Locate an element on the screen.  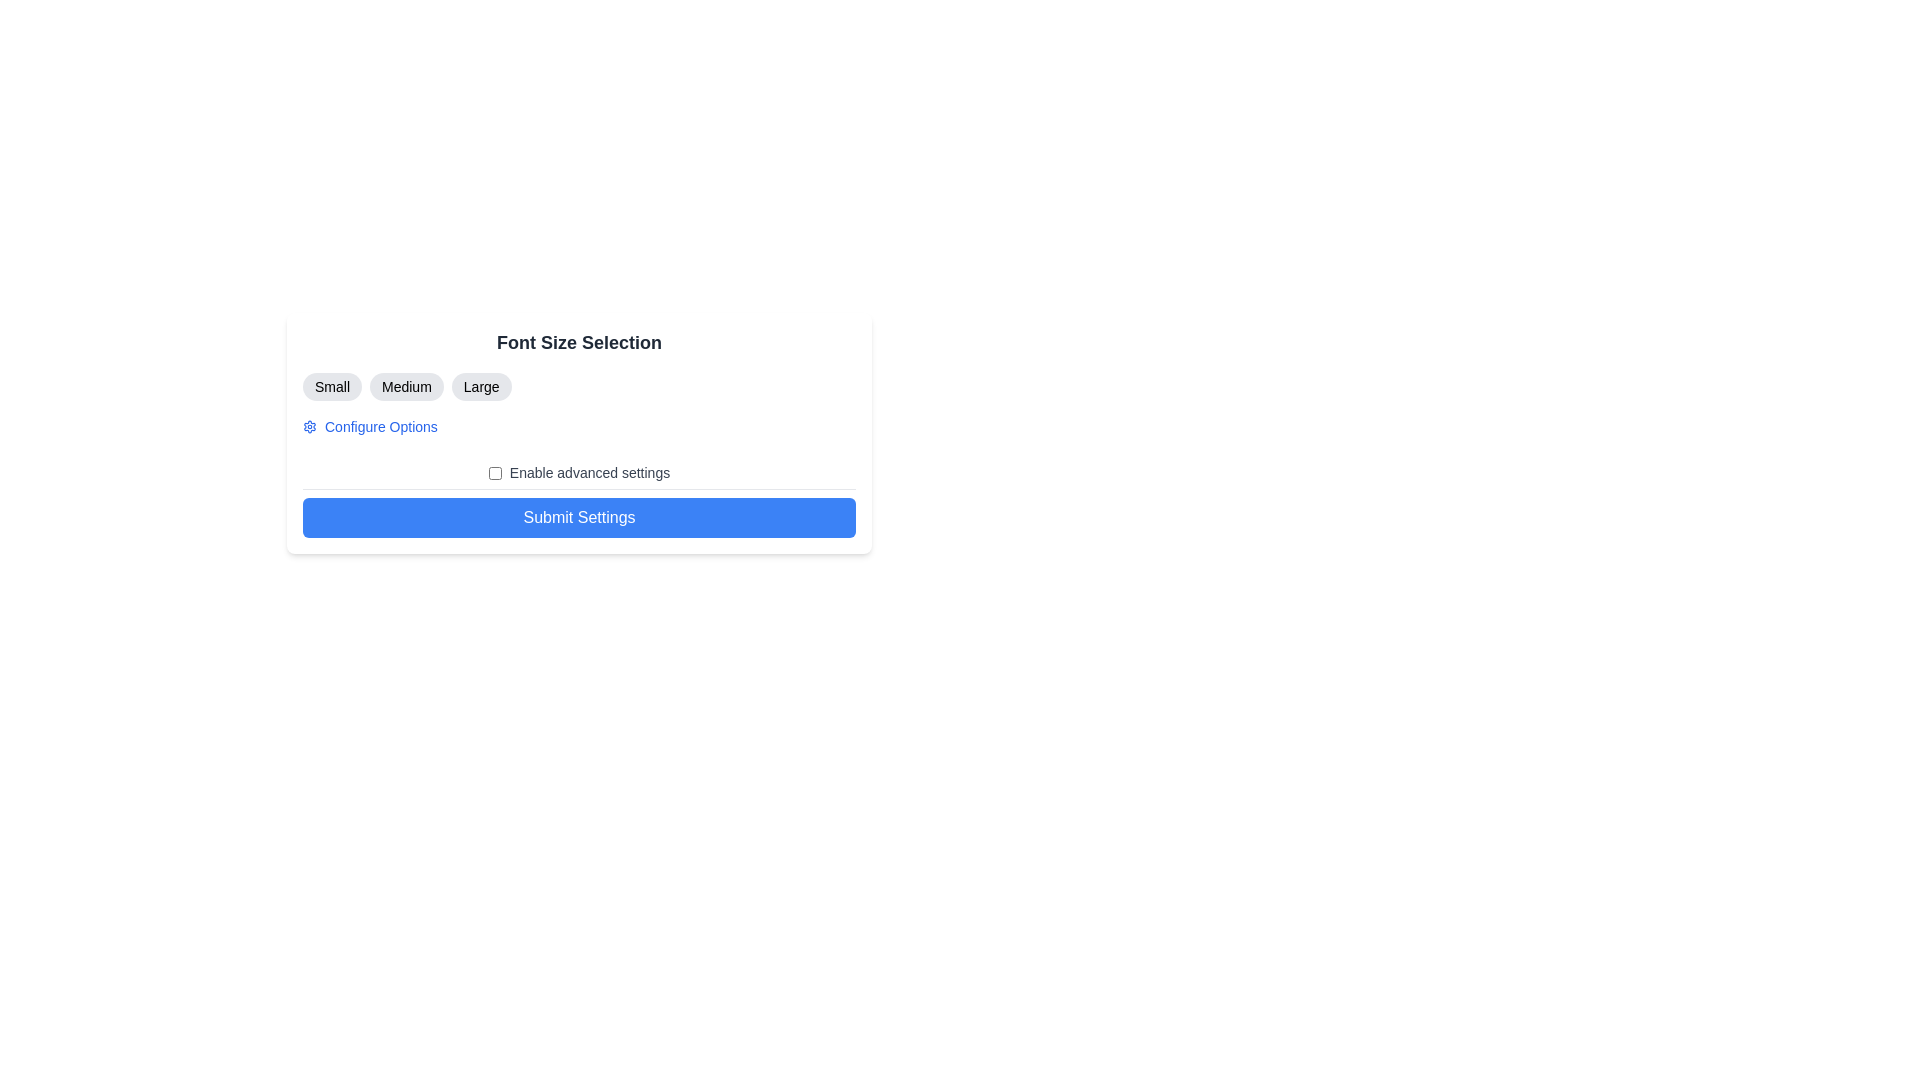
the checkbox that allows the user to toggle the enabling of advanced settings, positioned below the 'Configure Options' text link and above the 'Submit Settings' button is located at coordinates (578, 473).